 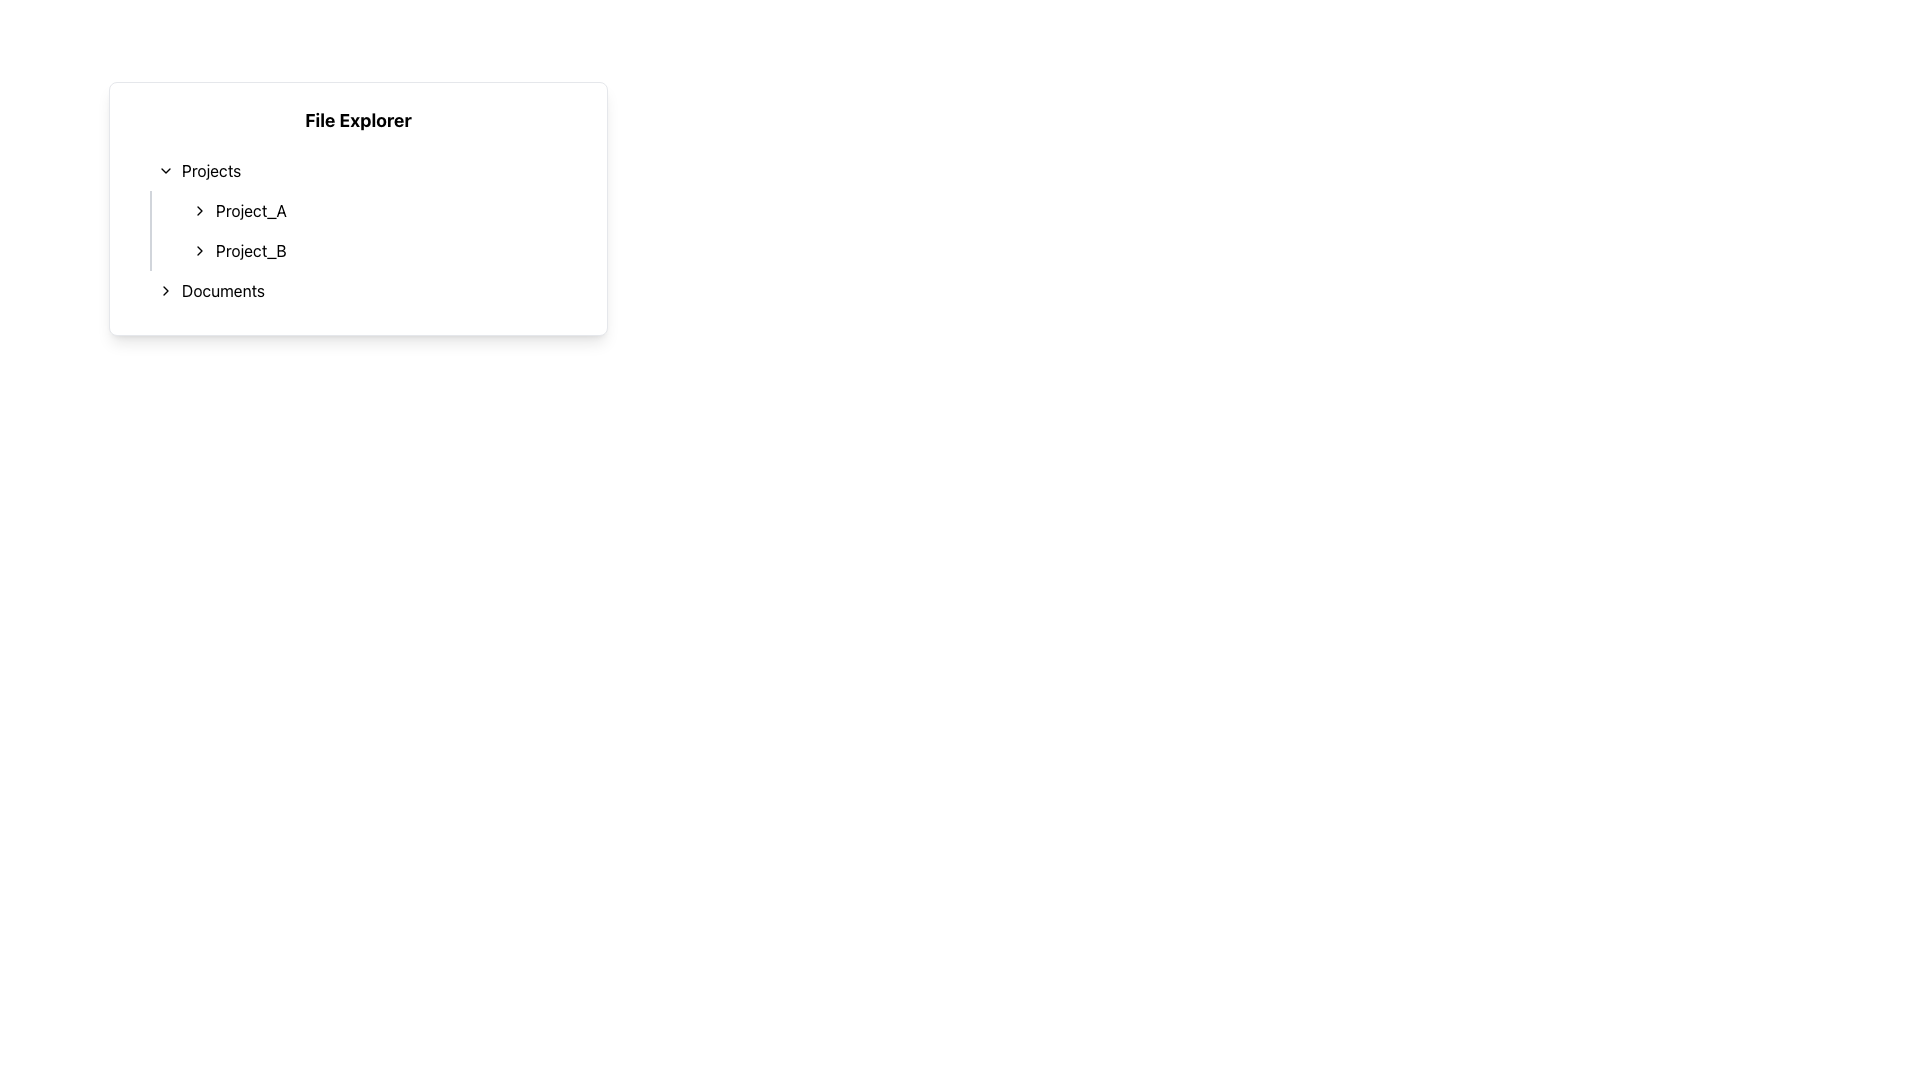 I want to click on the third item in the hierarchical navigation menu labeled 'Documents', so click(x=223, y=290).